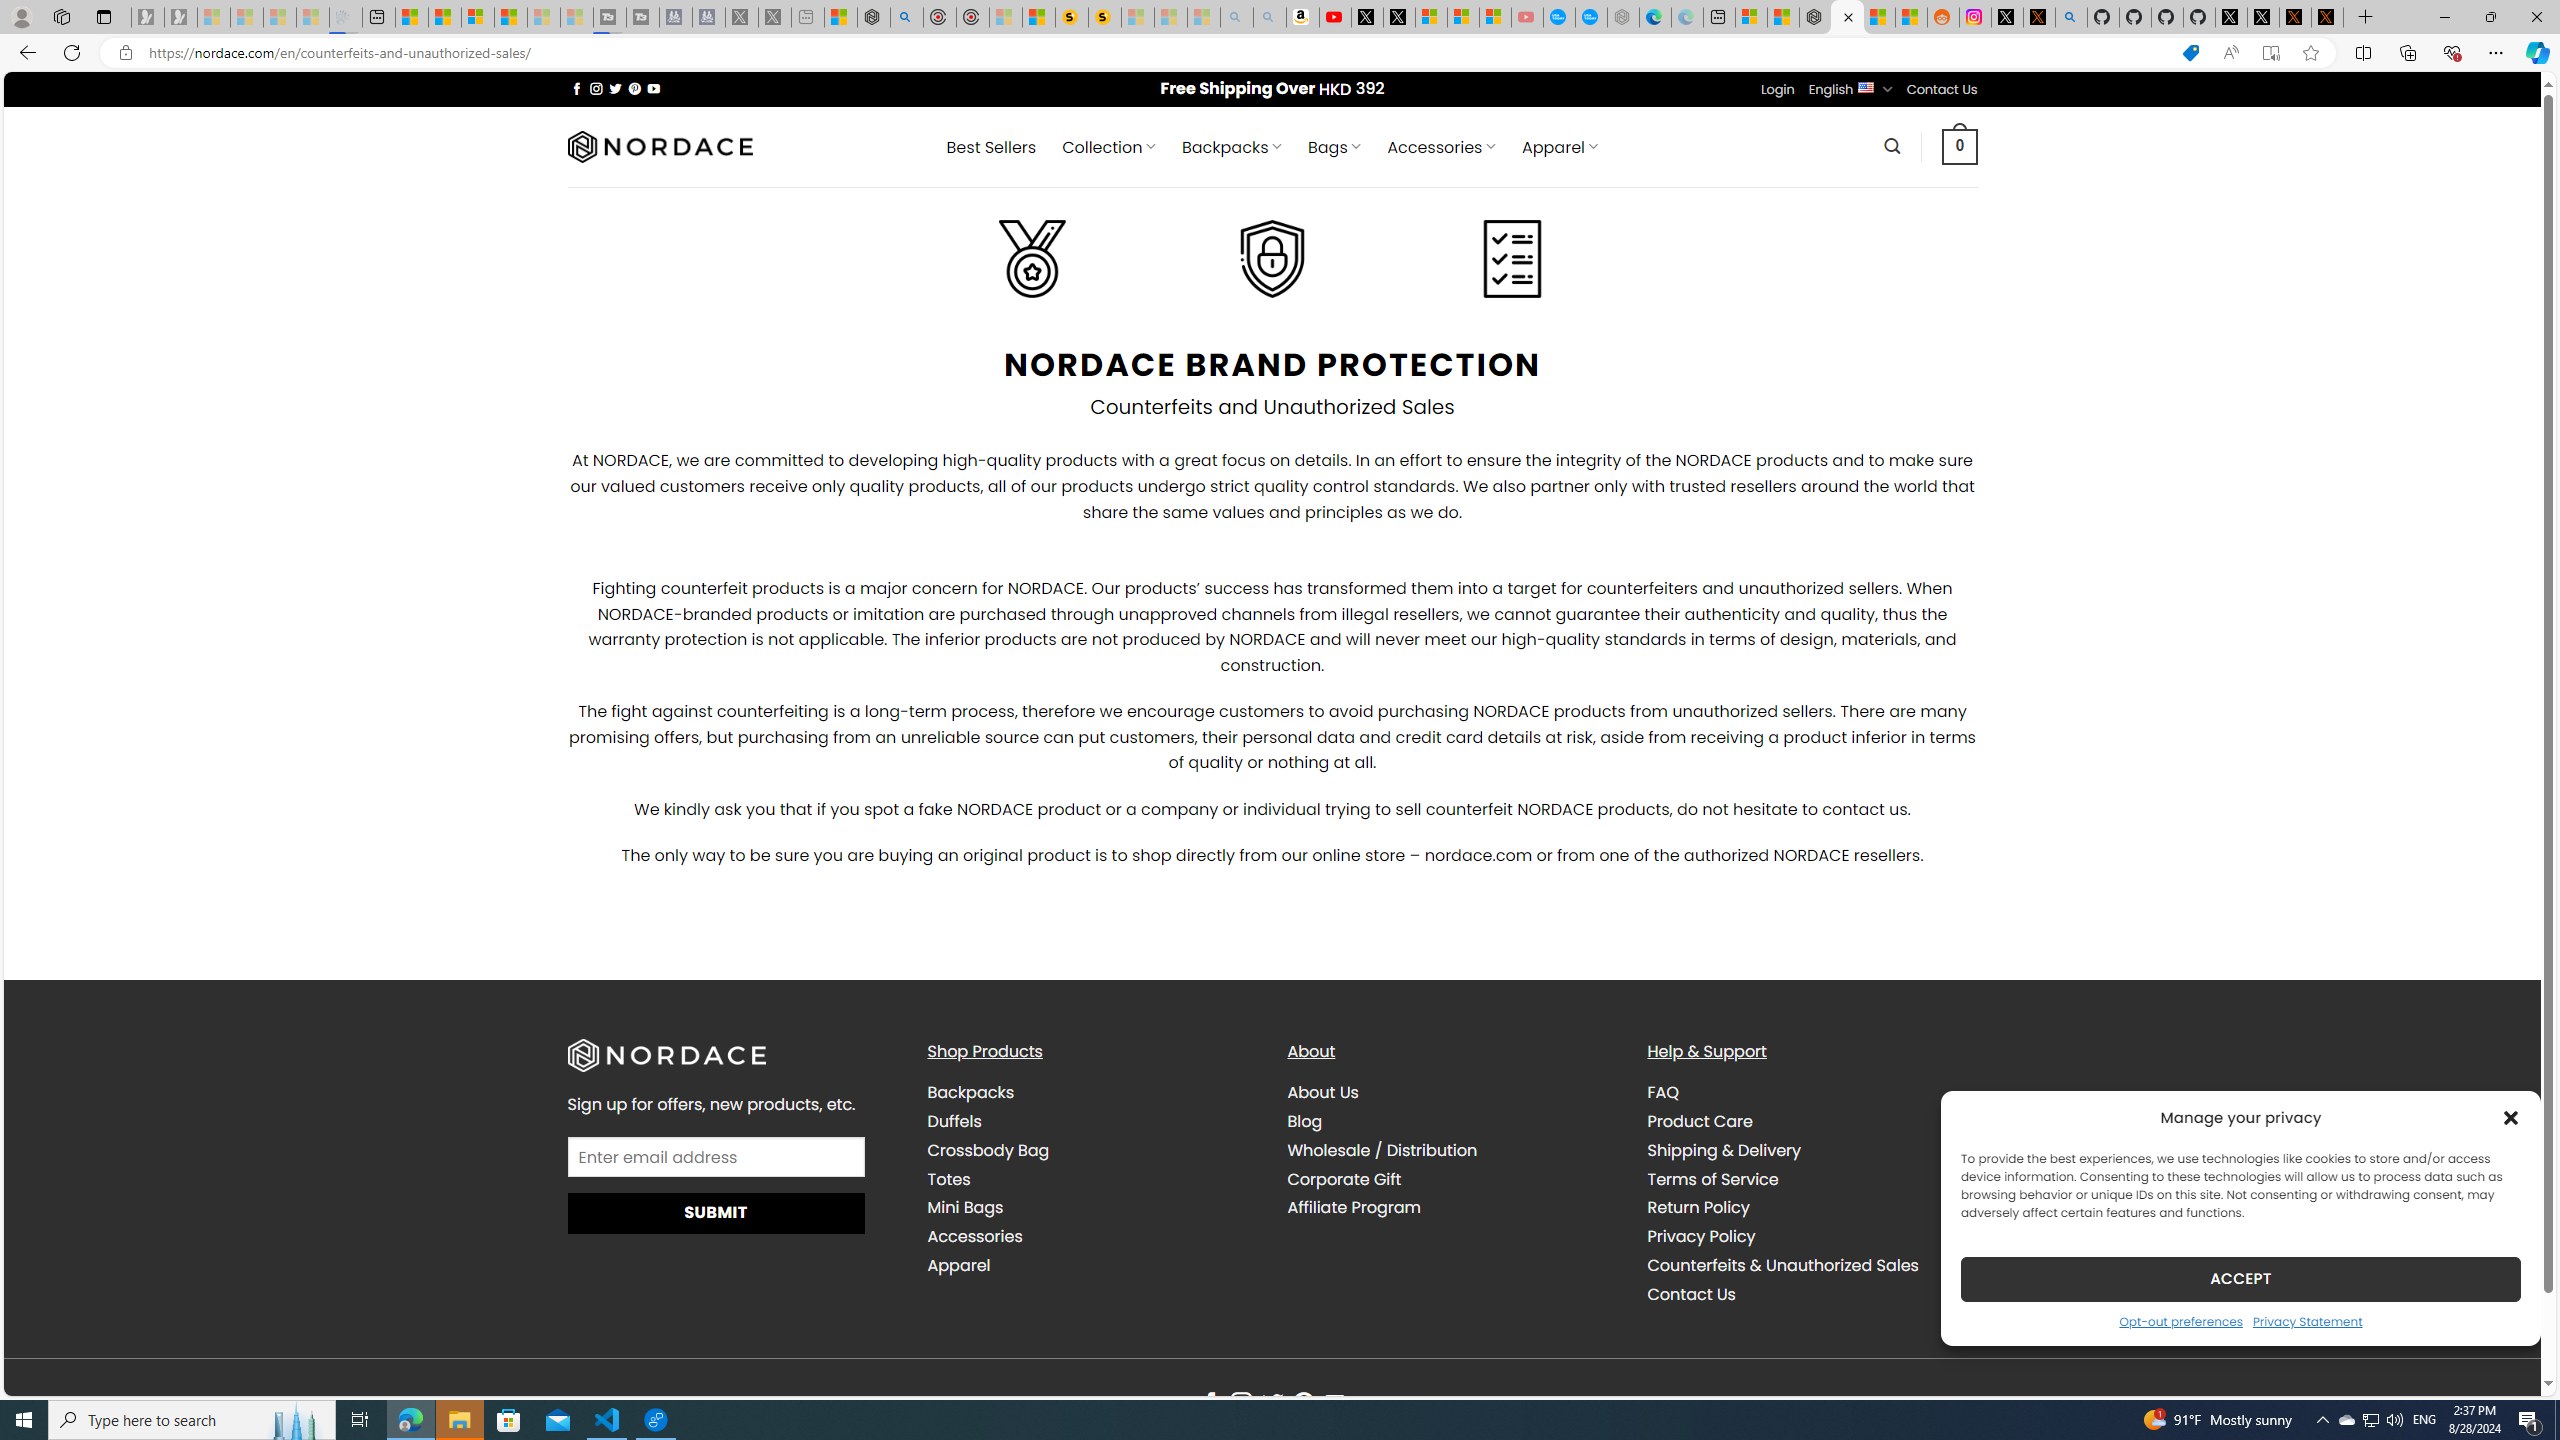 The height and width of the screenshot is (1440, 2560). I want to click on 'Profile / X', so click(2230, 16).